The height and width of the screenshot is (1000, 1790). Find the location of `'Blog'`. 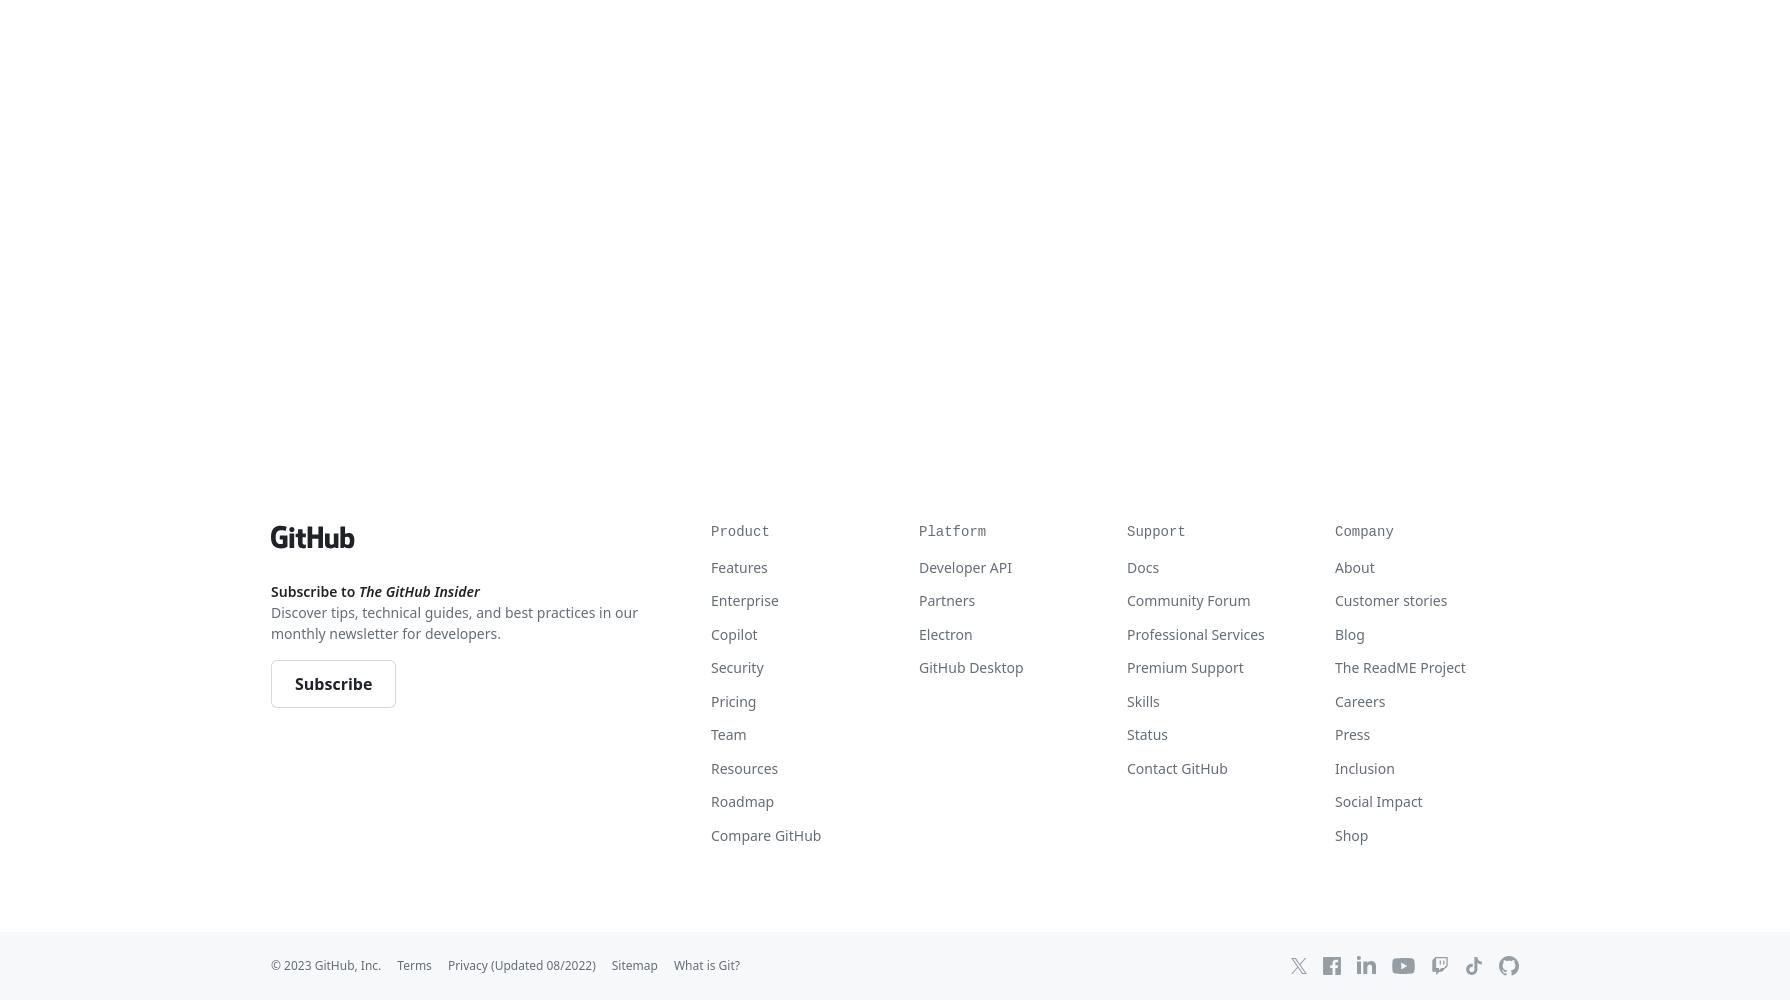

'Blog' is located at coordinates (1348, 633).